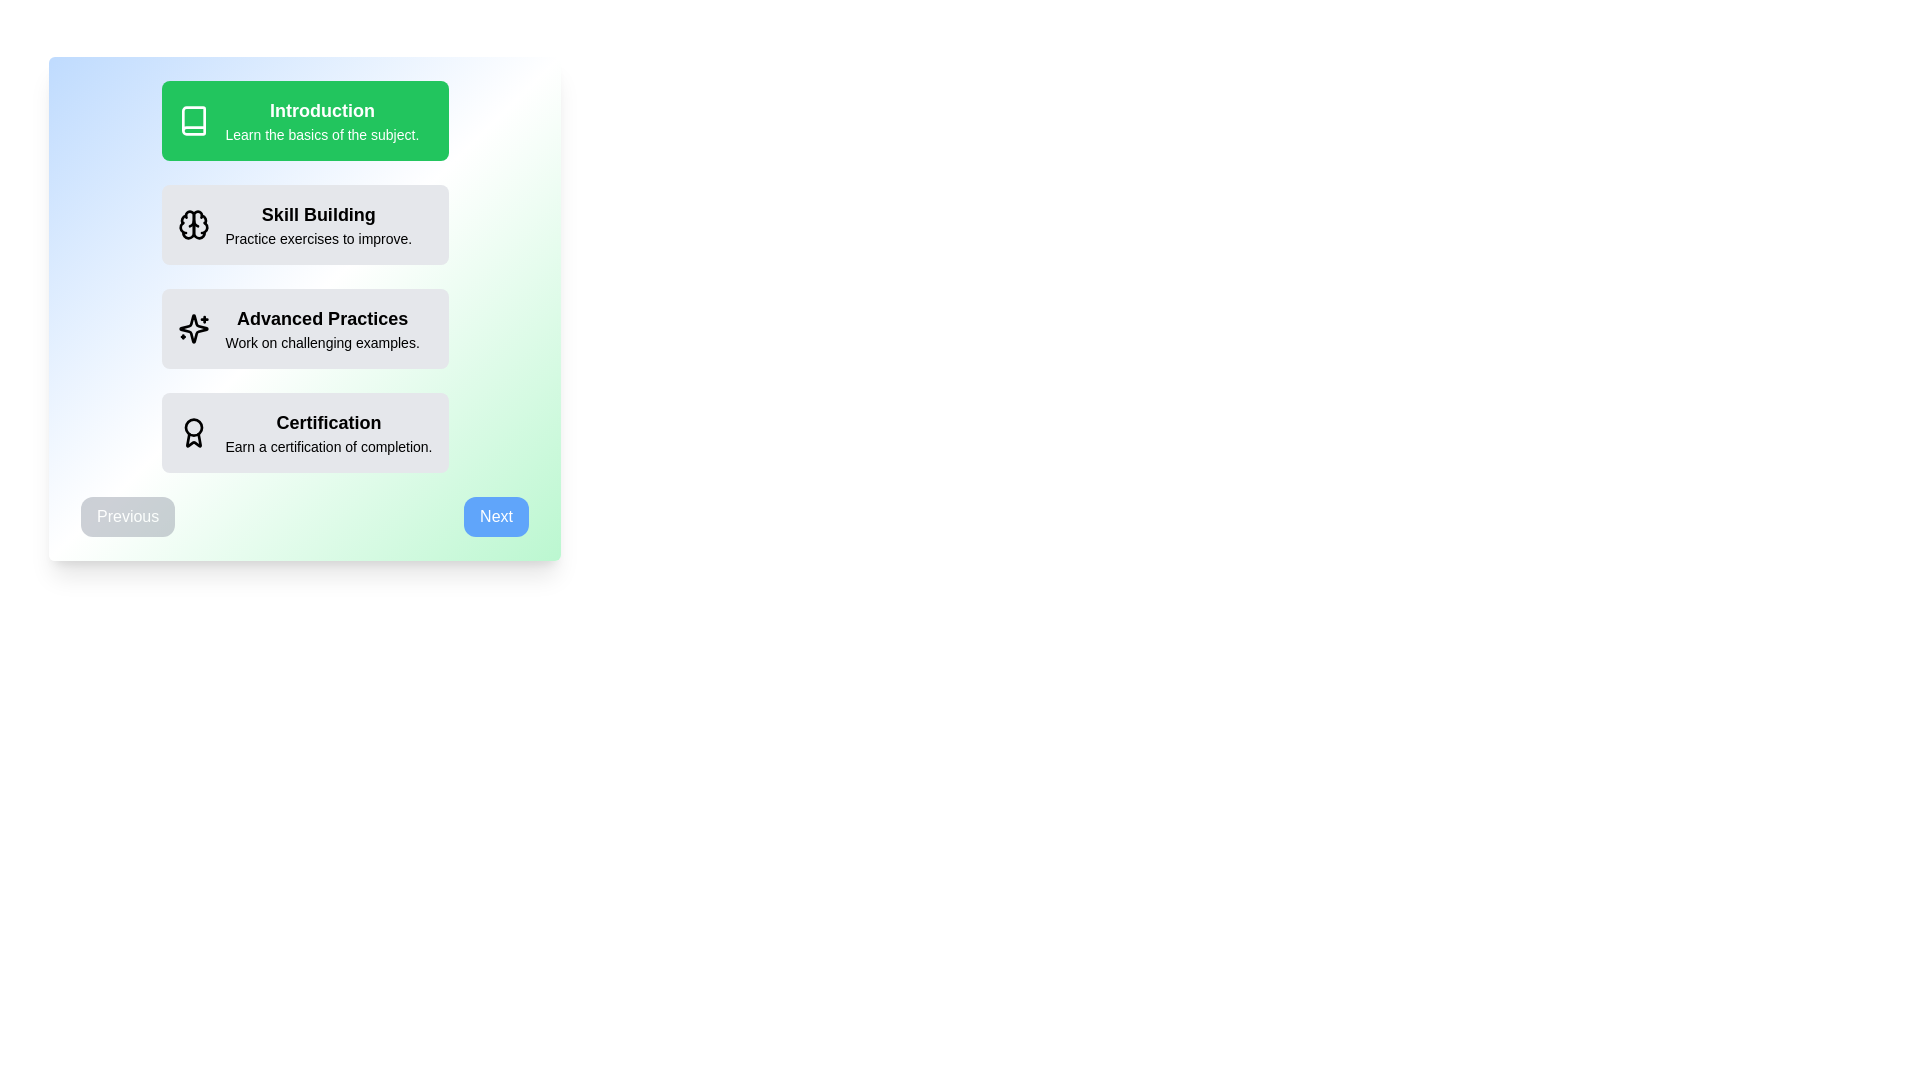 Image resolution: width=1920 pixels, height=1080 pixels. Describe the element at coordinates (304, 120) in the screenshot. I see `the description of the step Introduction` at that location.